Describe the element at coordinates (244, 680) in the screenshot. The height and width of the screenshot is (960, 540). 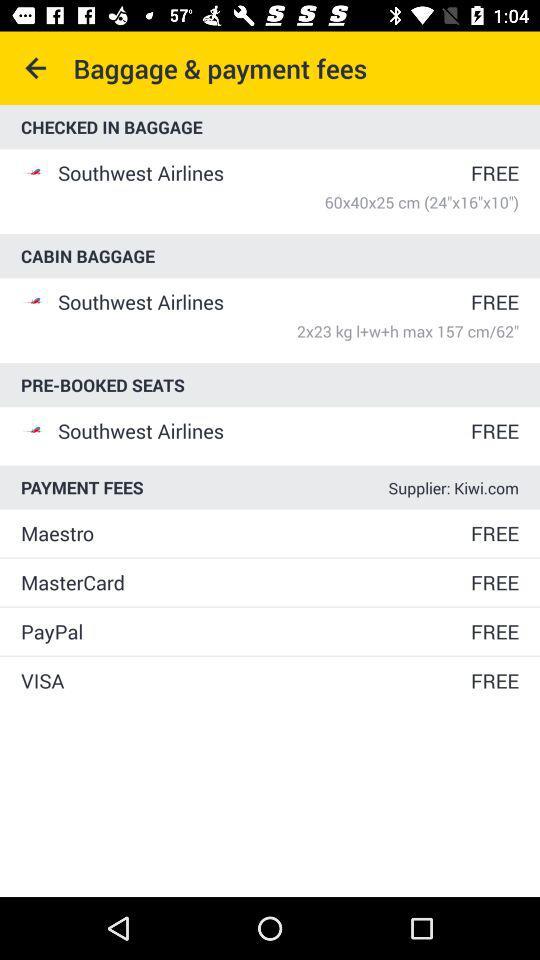
I see `icon to the left of free` at that location.